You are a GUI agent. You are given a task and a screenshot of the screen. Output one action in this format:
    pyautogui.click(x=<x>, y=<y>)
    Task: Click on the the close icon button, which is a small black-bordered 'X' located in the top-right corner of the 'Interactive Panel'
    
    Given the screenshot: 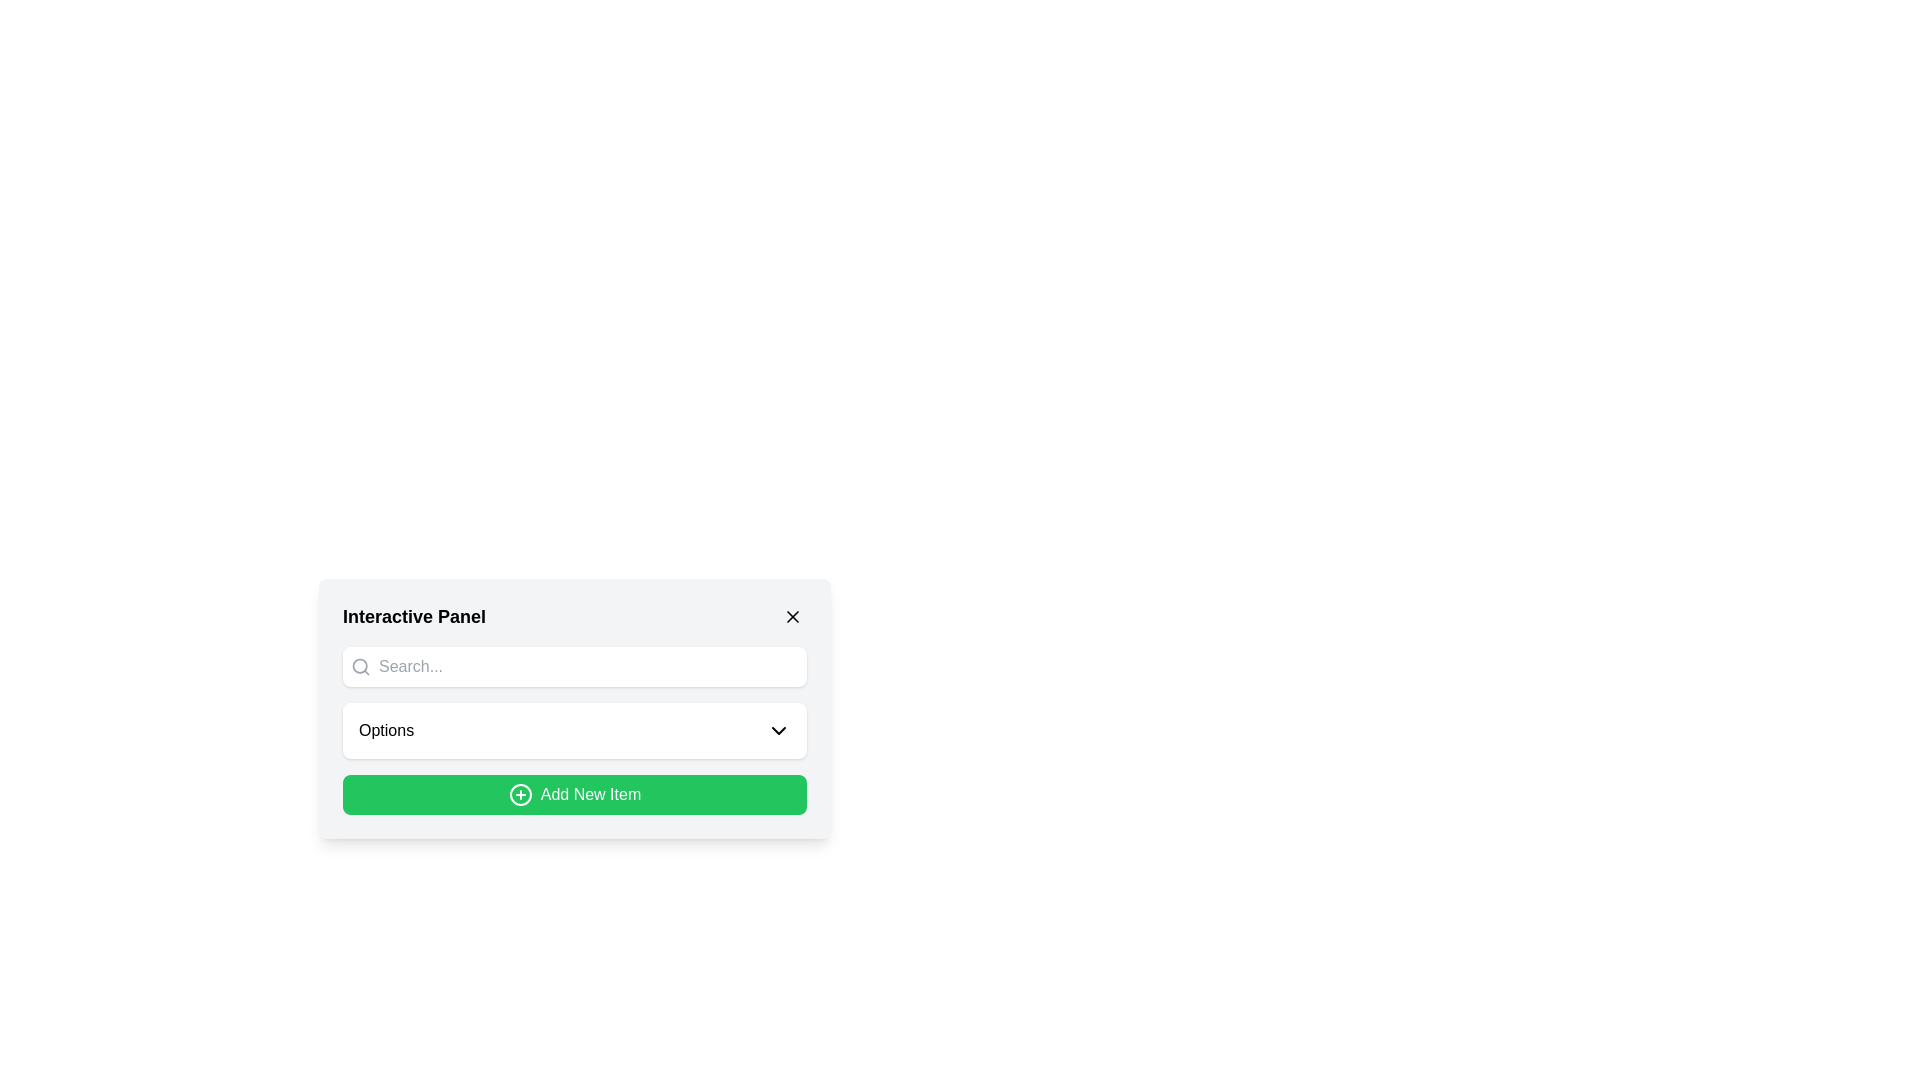 What is the action you would take?
    pyautogui.click(x=791, y=616)
    